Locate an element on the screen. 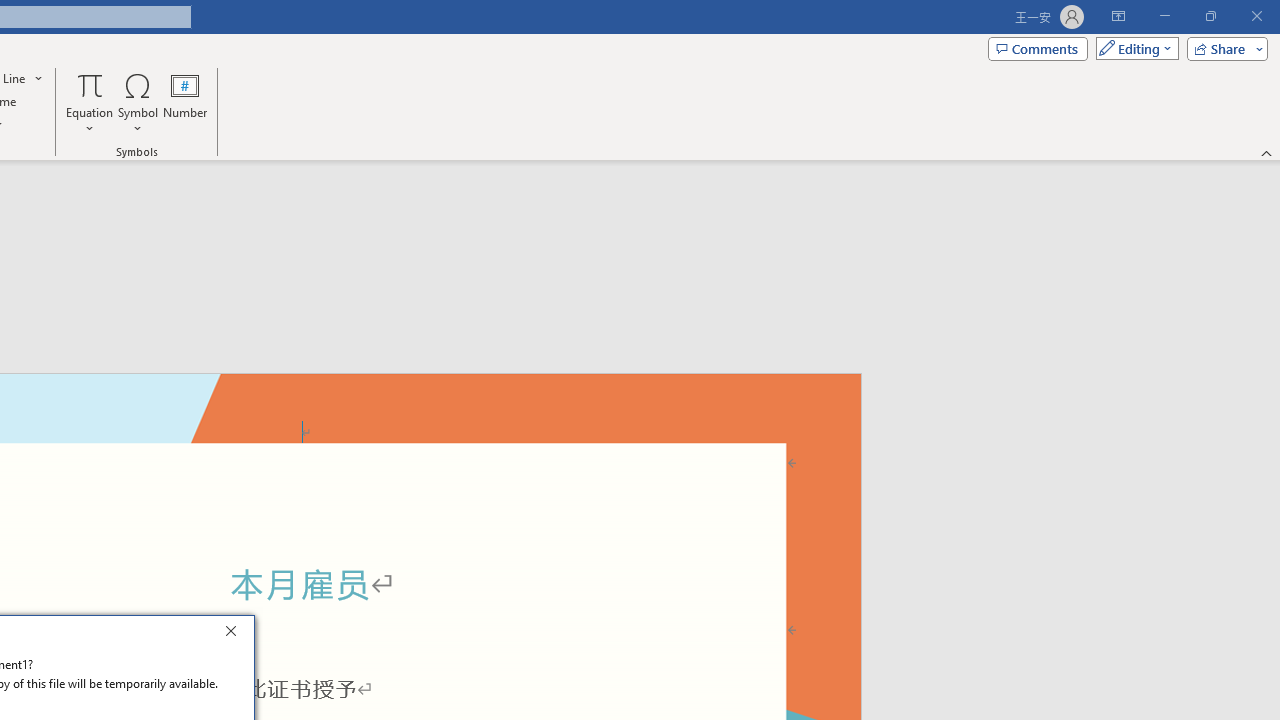 The height and width of the screenshot is (720, 1280). 'Minimize' is located at coordinates (1164, 16).